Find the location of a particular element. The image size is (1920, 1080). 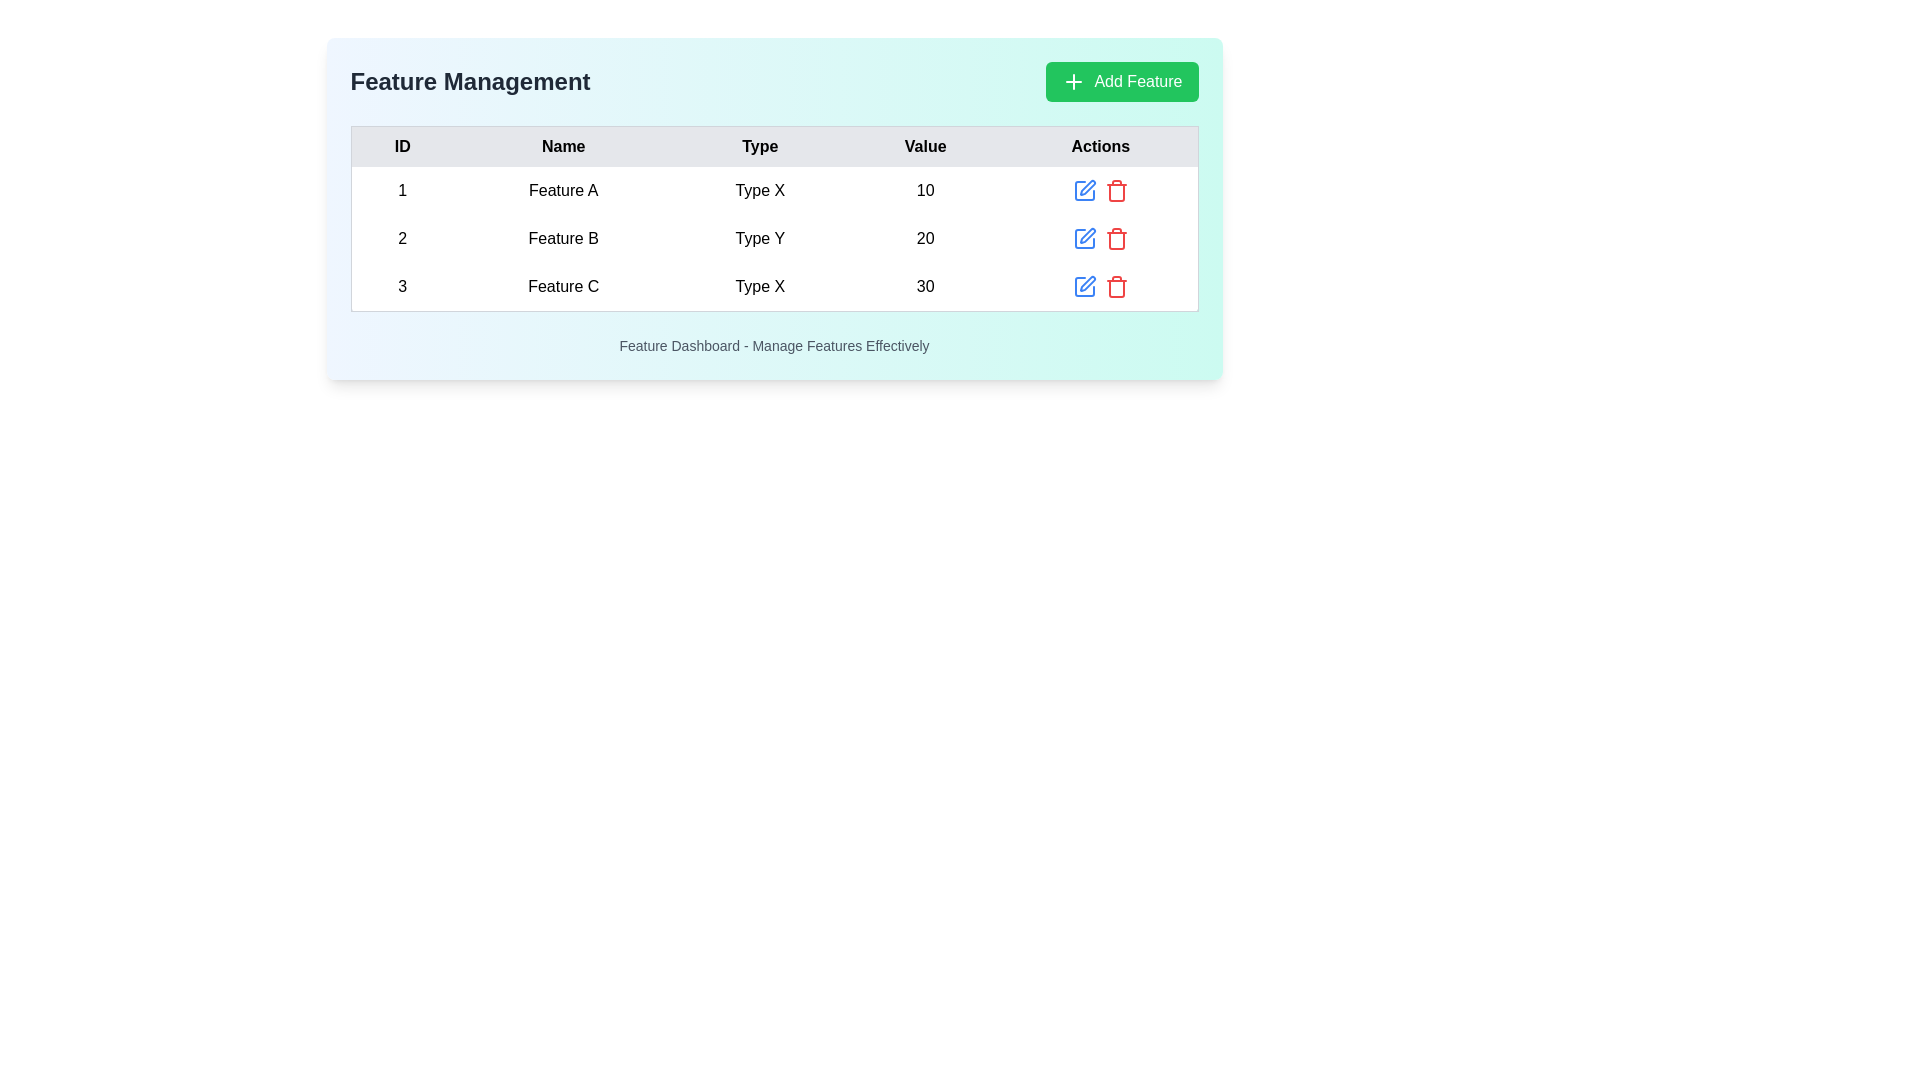

the static text label in the fourth position of the table header, which indicates the values associated with the table's entries is located at coordinates (924, 145).